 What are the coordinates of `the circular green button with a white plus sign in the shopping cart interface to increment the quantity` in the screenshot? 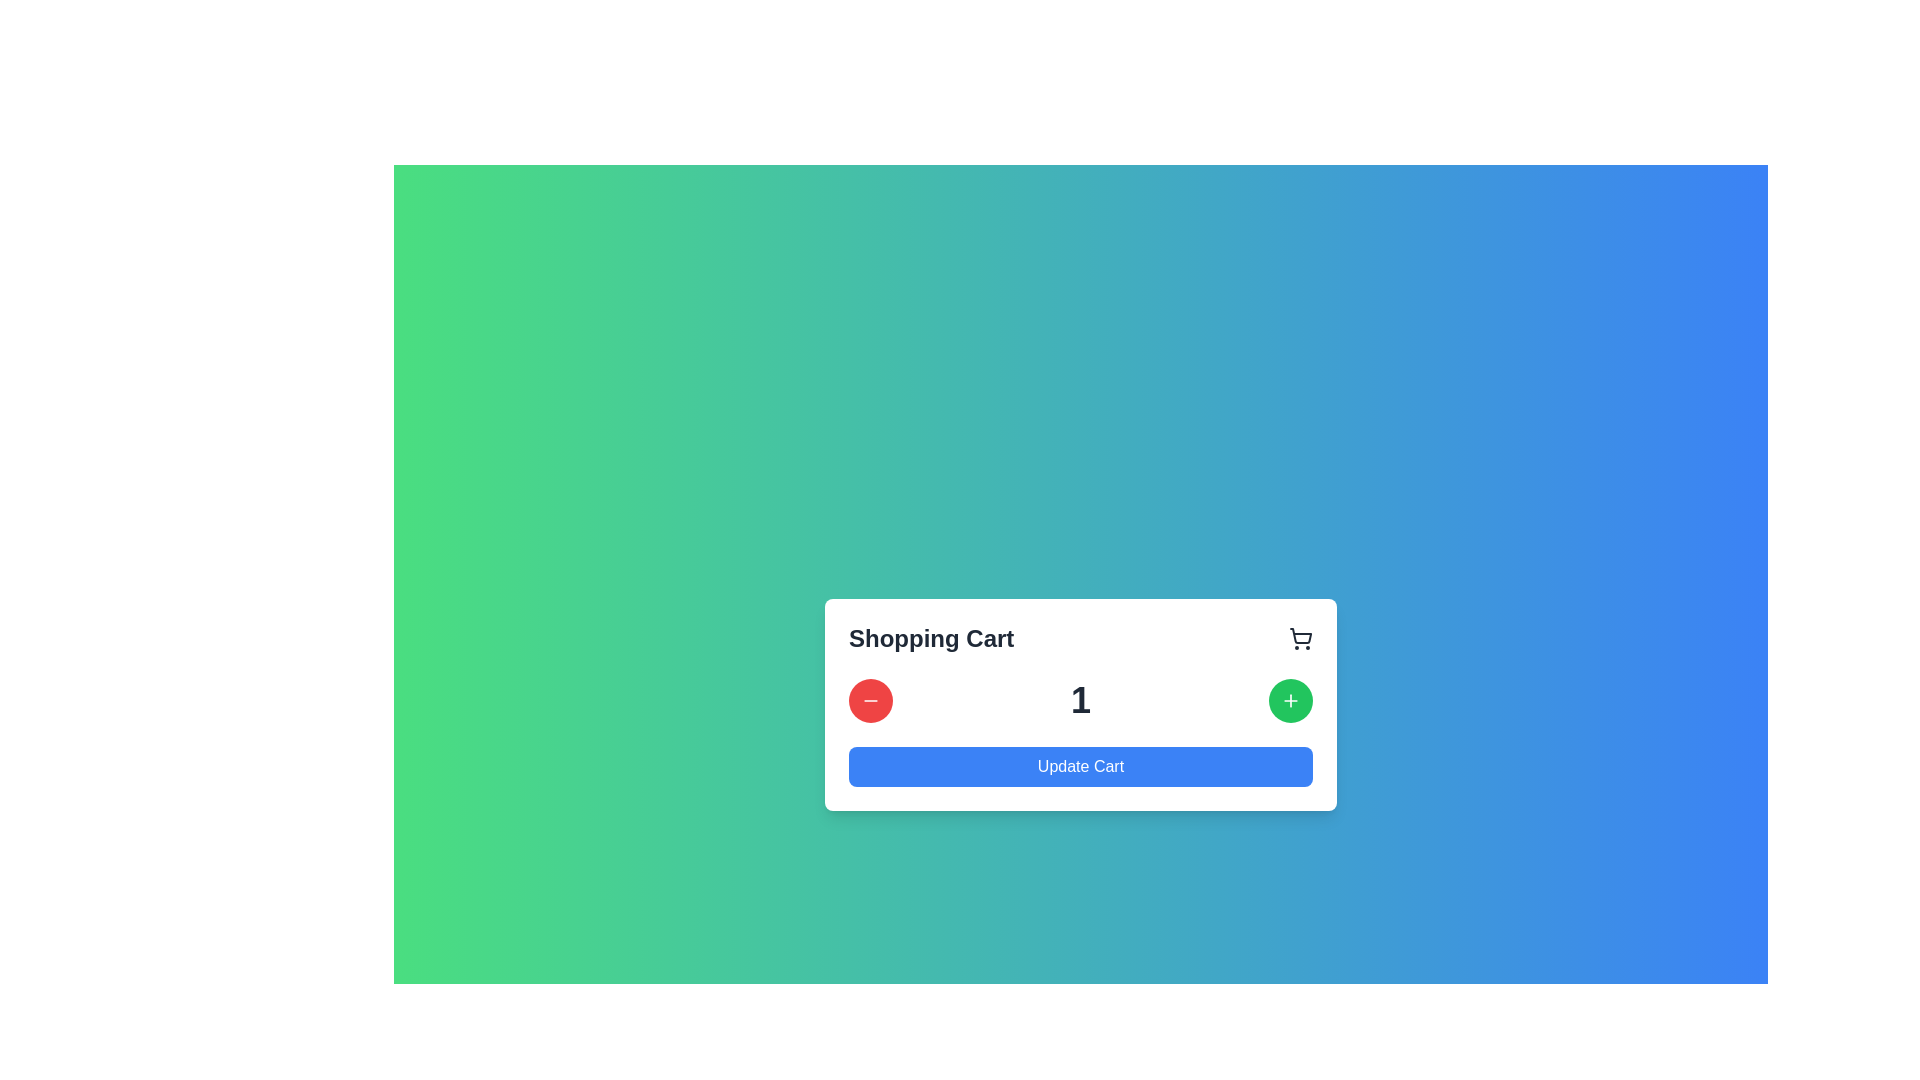 It's located at (1291, 700).